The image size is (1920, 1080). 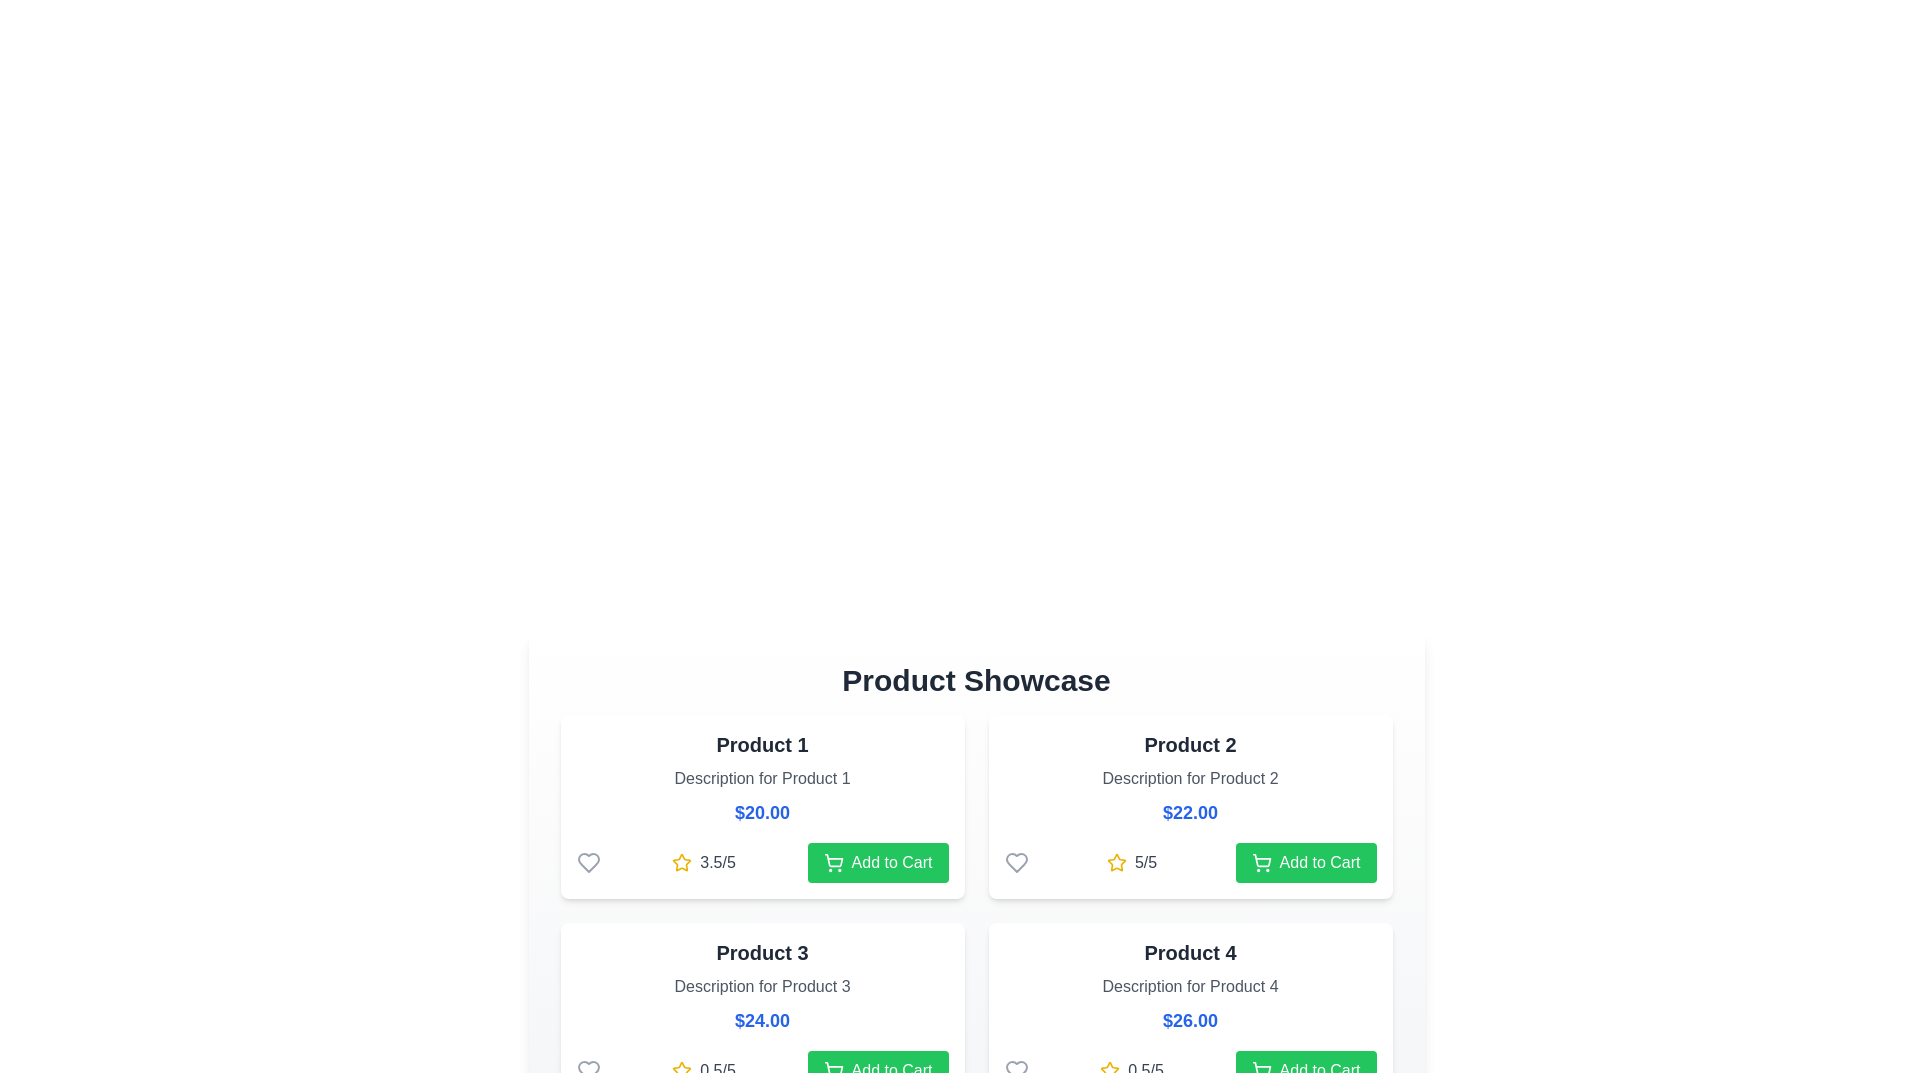 What do you see at coordinates (1190, 1021) in the screenshot?
I see `price text label indicating the price of 'Product 4', located in the fourth product card, below 'Description for Product 4' and above the rating and 'Add to Cart' button` at bounding box center [1190, 1021].